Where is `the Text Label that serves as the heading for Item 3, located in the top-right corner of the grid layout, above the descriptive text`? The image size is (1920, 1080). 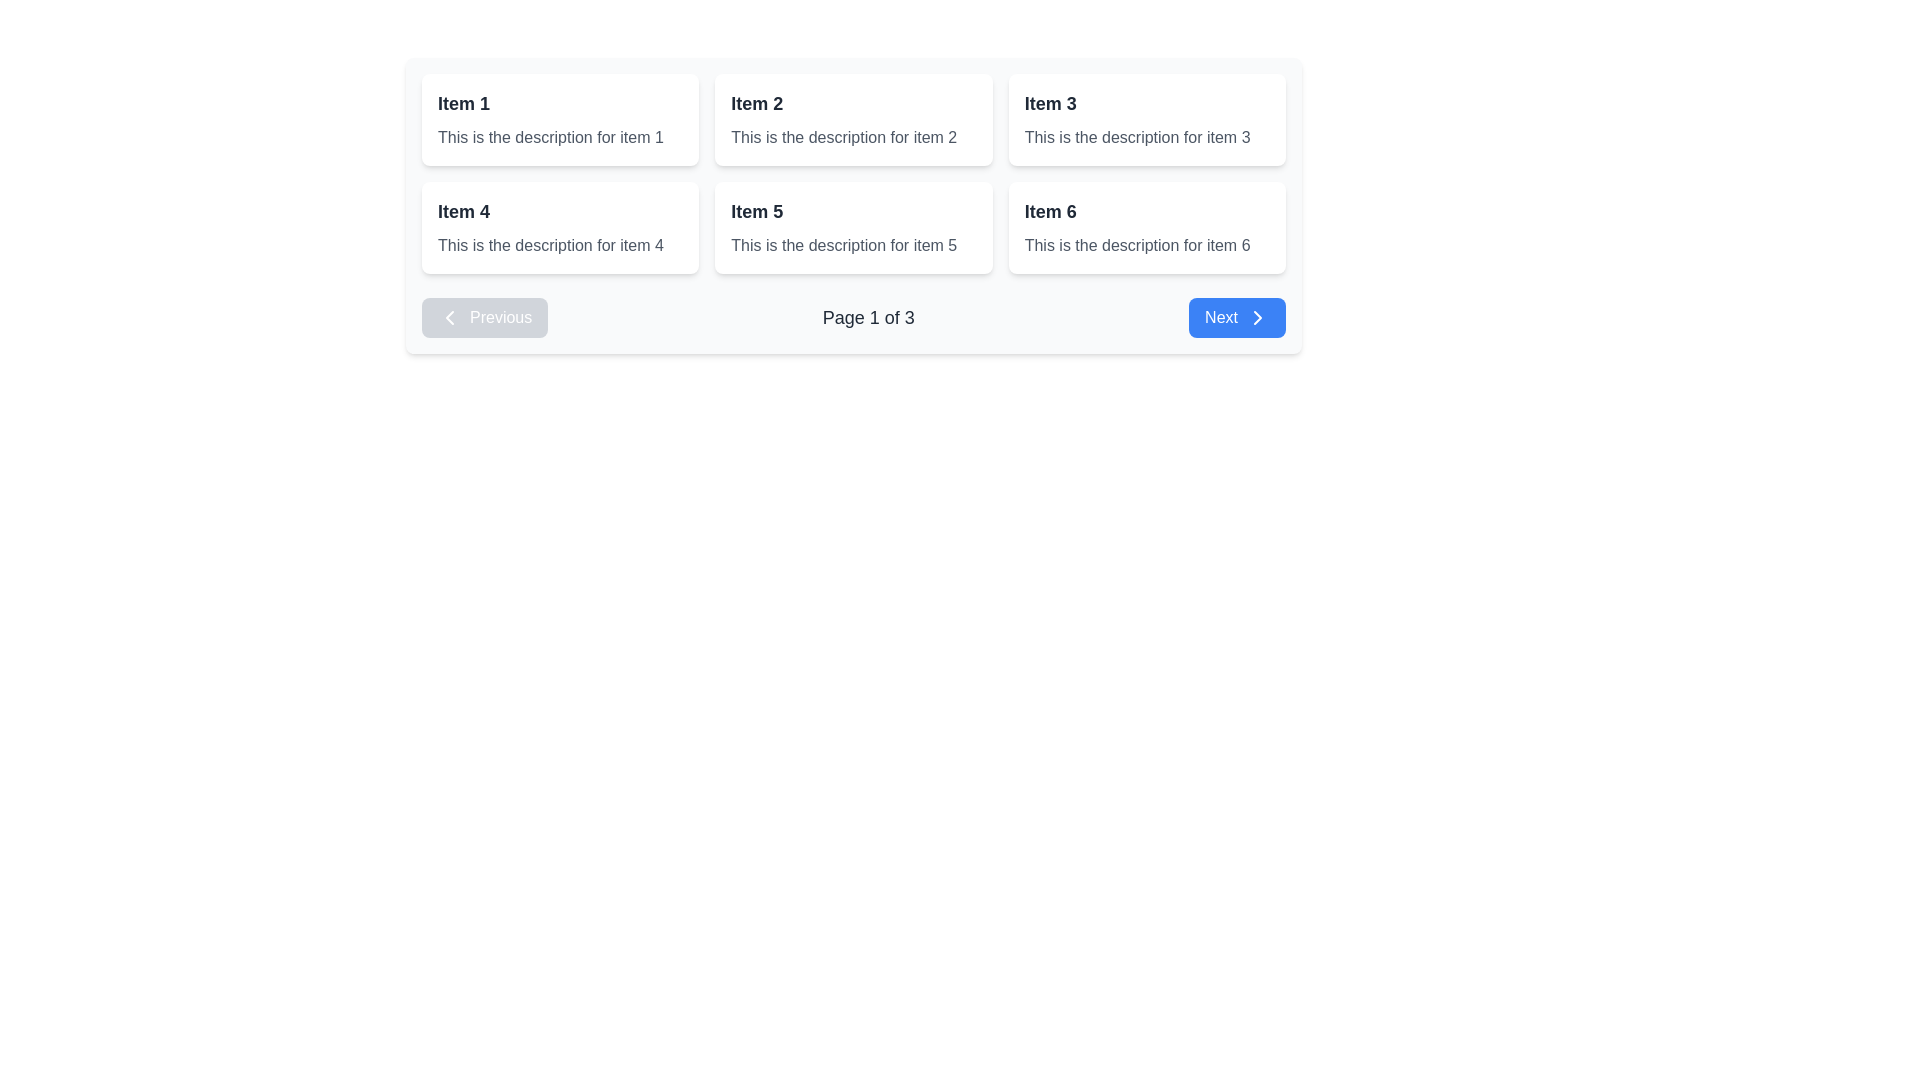
the Text Label that serves as the heading for Item 3, located in the top-right corner of the grid layout, above the descriptive text is located at coordinates (1049, 104).